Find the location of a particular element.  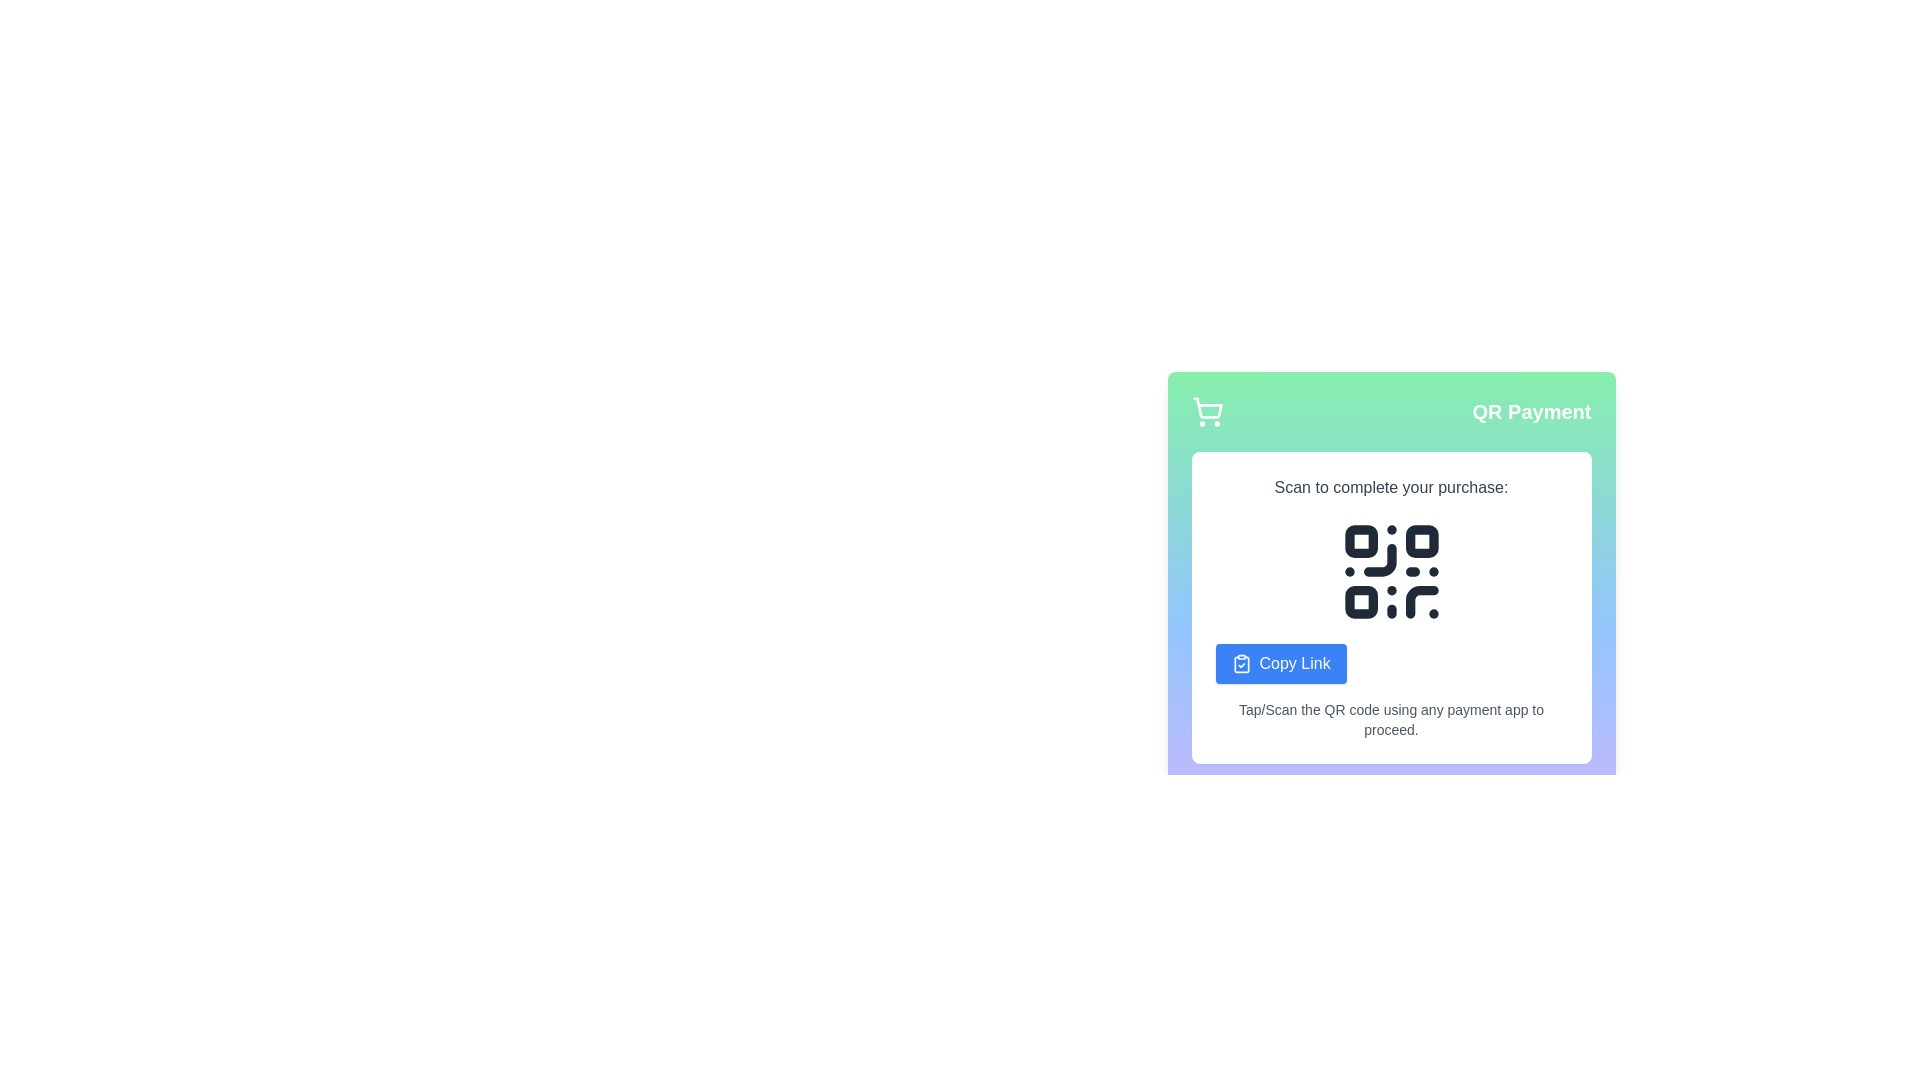

the instructional header text label that guides the user to scan a QR code for completing their purchase is located at coordinates (1390, 488).